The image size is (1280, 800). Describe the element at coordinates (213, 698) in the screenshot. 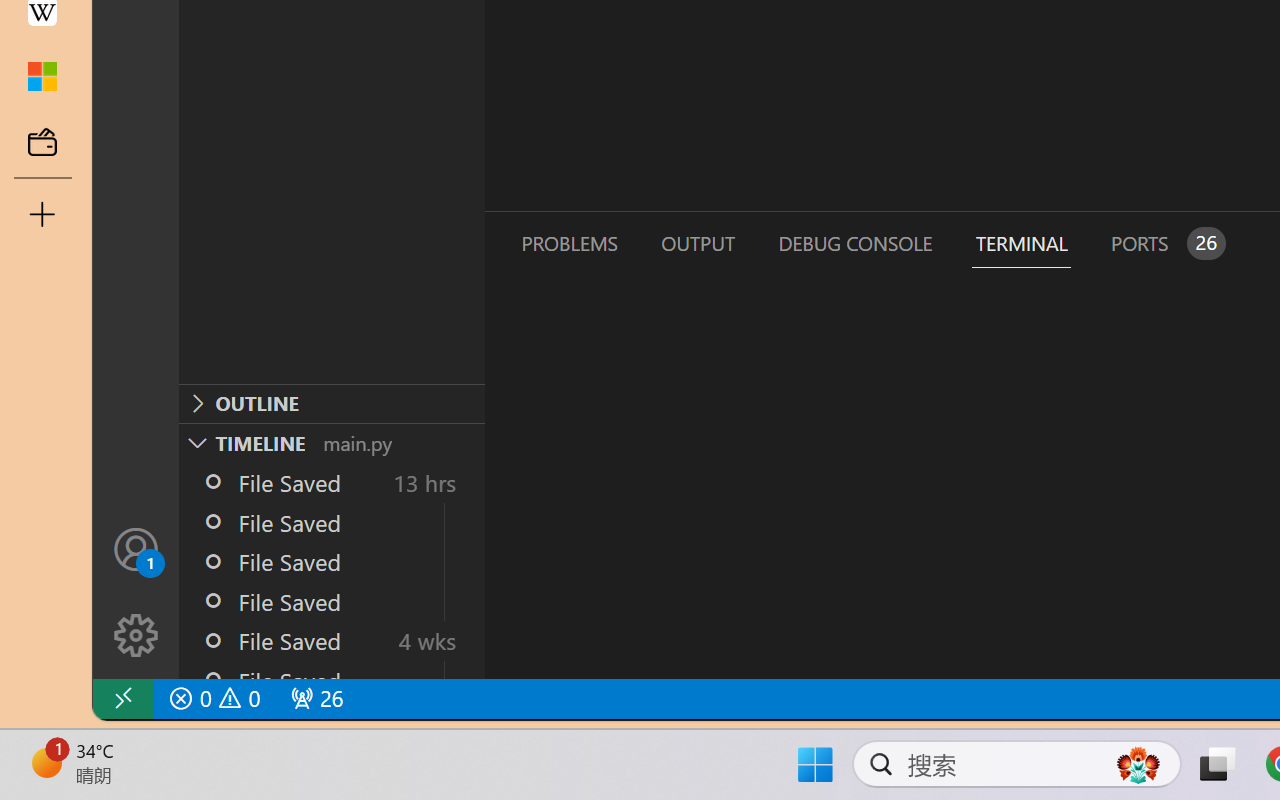

I see `'No Problems'` at that location.